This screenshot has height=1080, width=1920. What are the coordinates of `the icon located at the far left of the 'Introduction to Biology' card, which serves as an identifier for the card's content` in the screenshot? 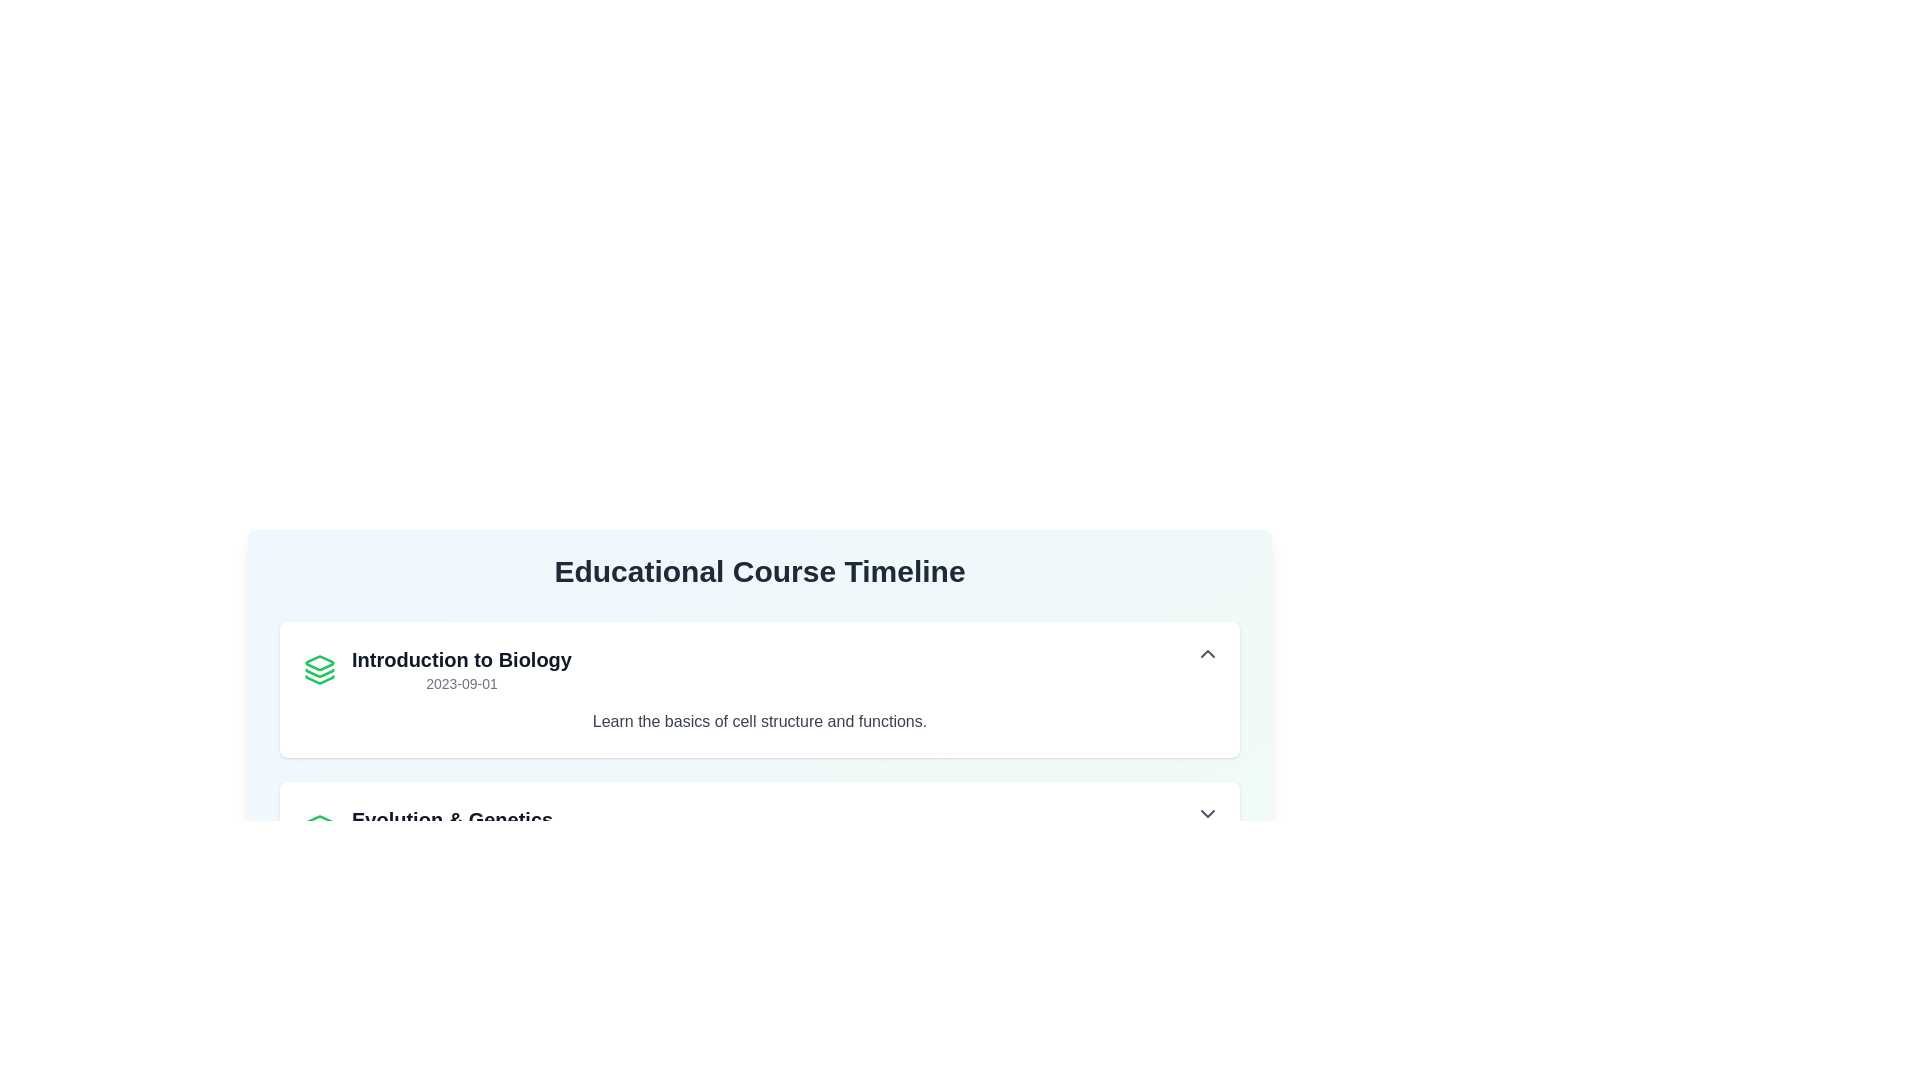 It's located at (320, 670).